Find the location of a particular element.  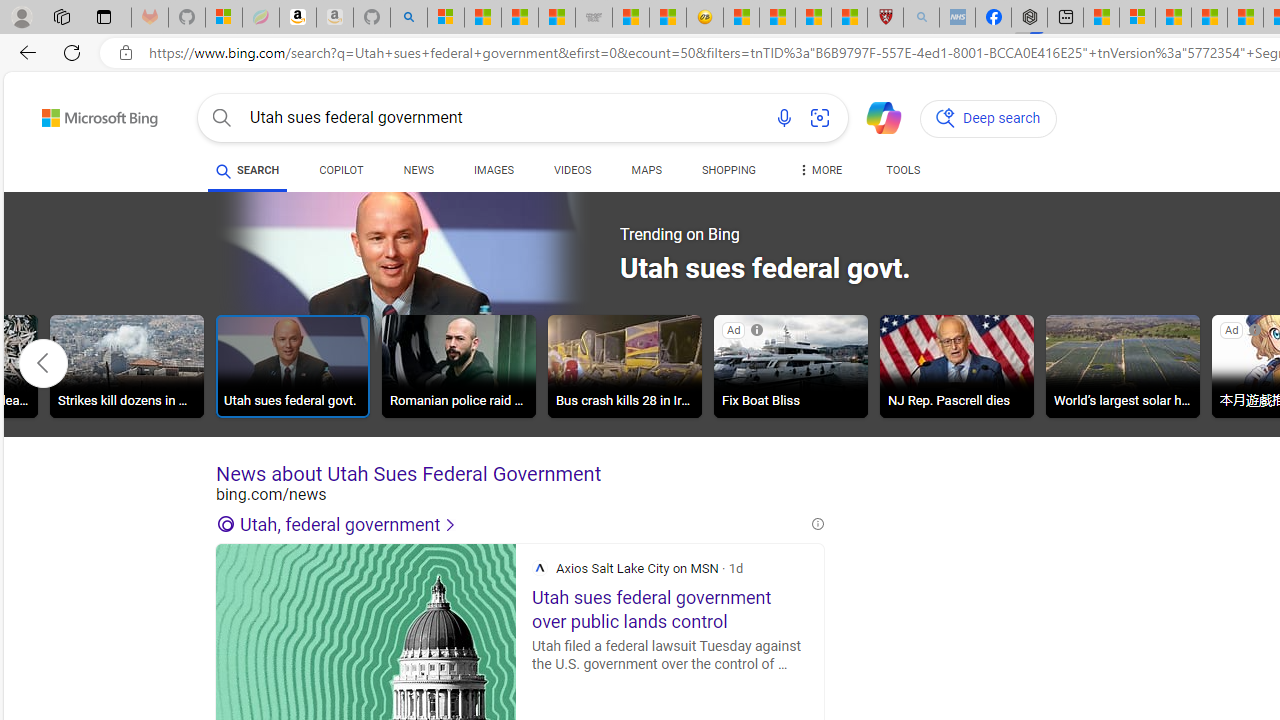

'MAPS' is located at coordinates (646, 170).